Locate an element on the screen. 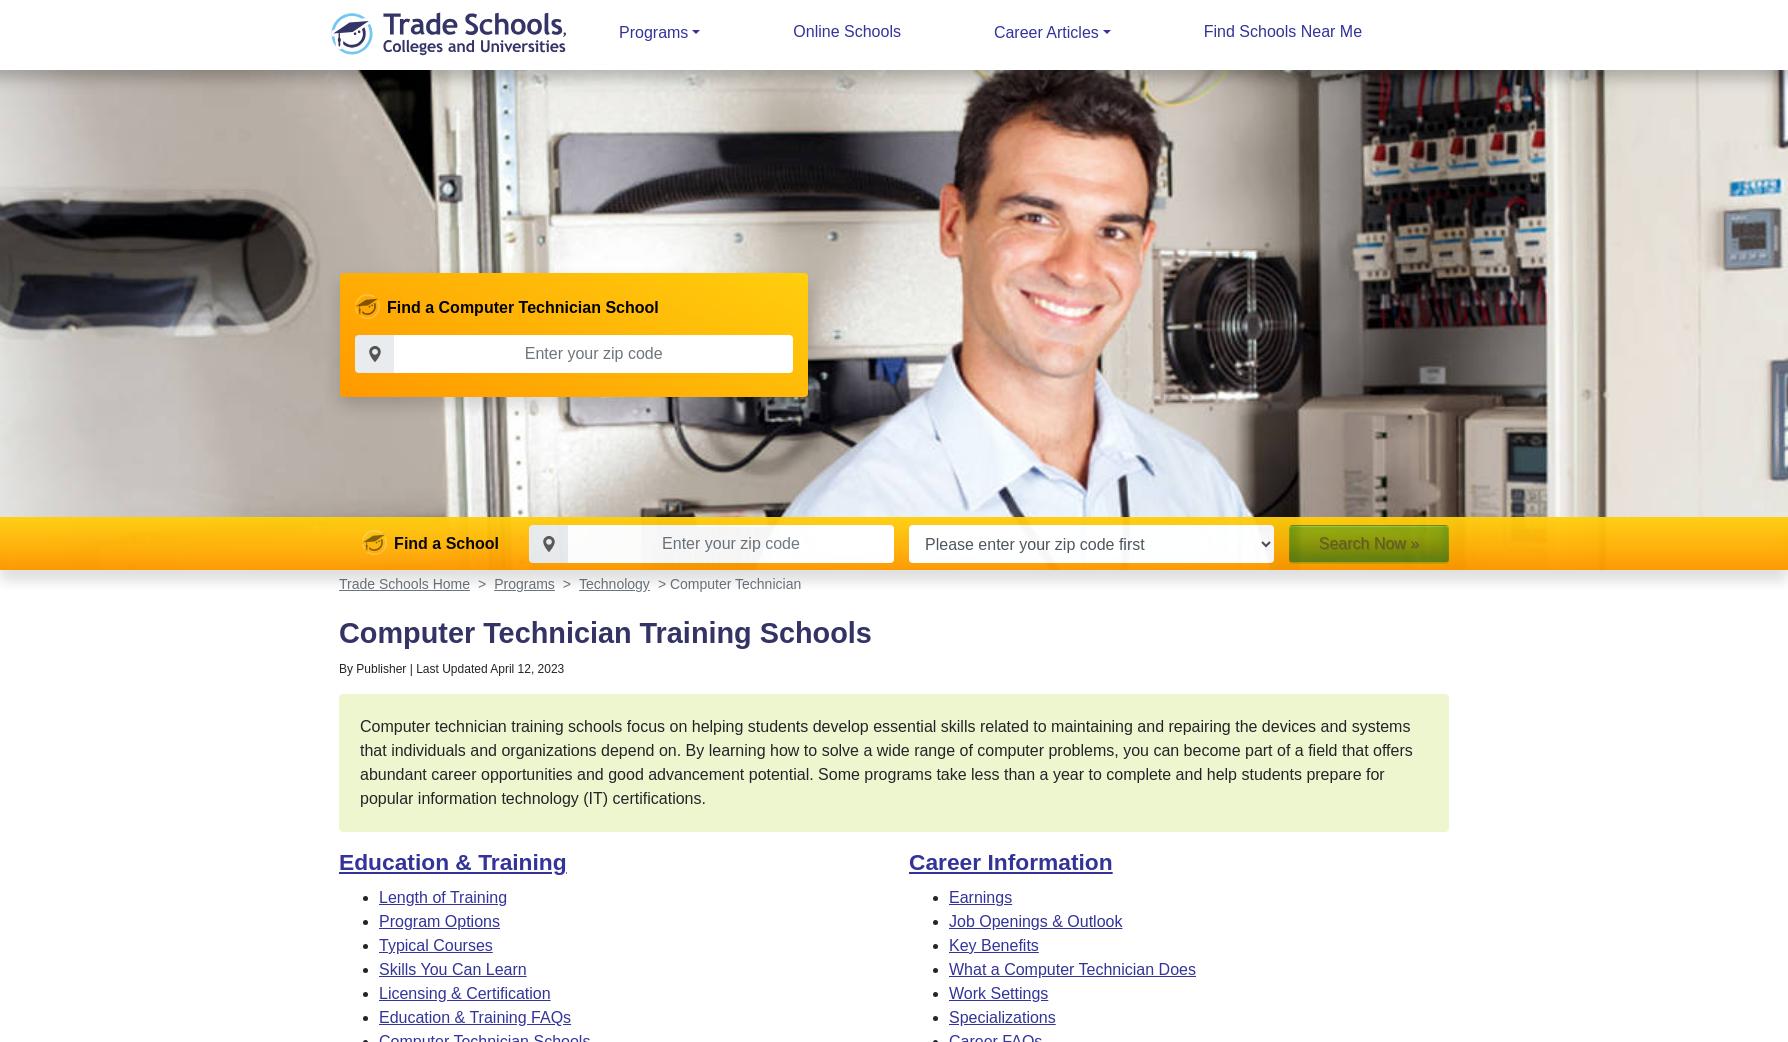 This screenshot has height=1042, width=1788. 'Typical Courses' is located at coordinates (434, 944).